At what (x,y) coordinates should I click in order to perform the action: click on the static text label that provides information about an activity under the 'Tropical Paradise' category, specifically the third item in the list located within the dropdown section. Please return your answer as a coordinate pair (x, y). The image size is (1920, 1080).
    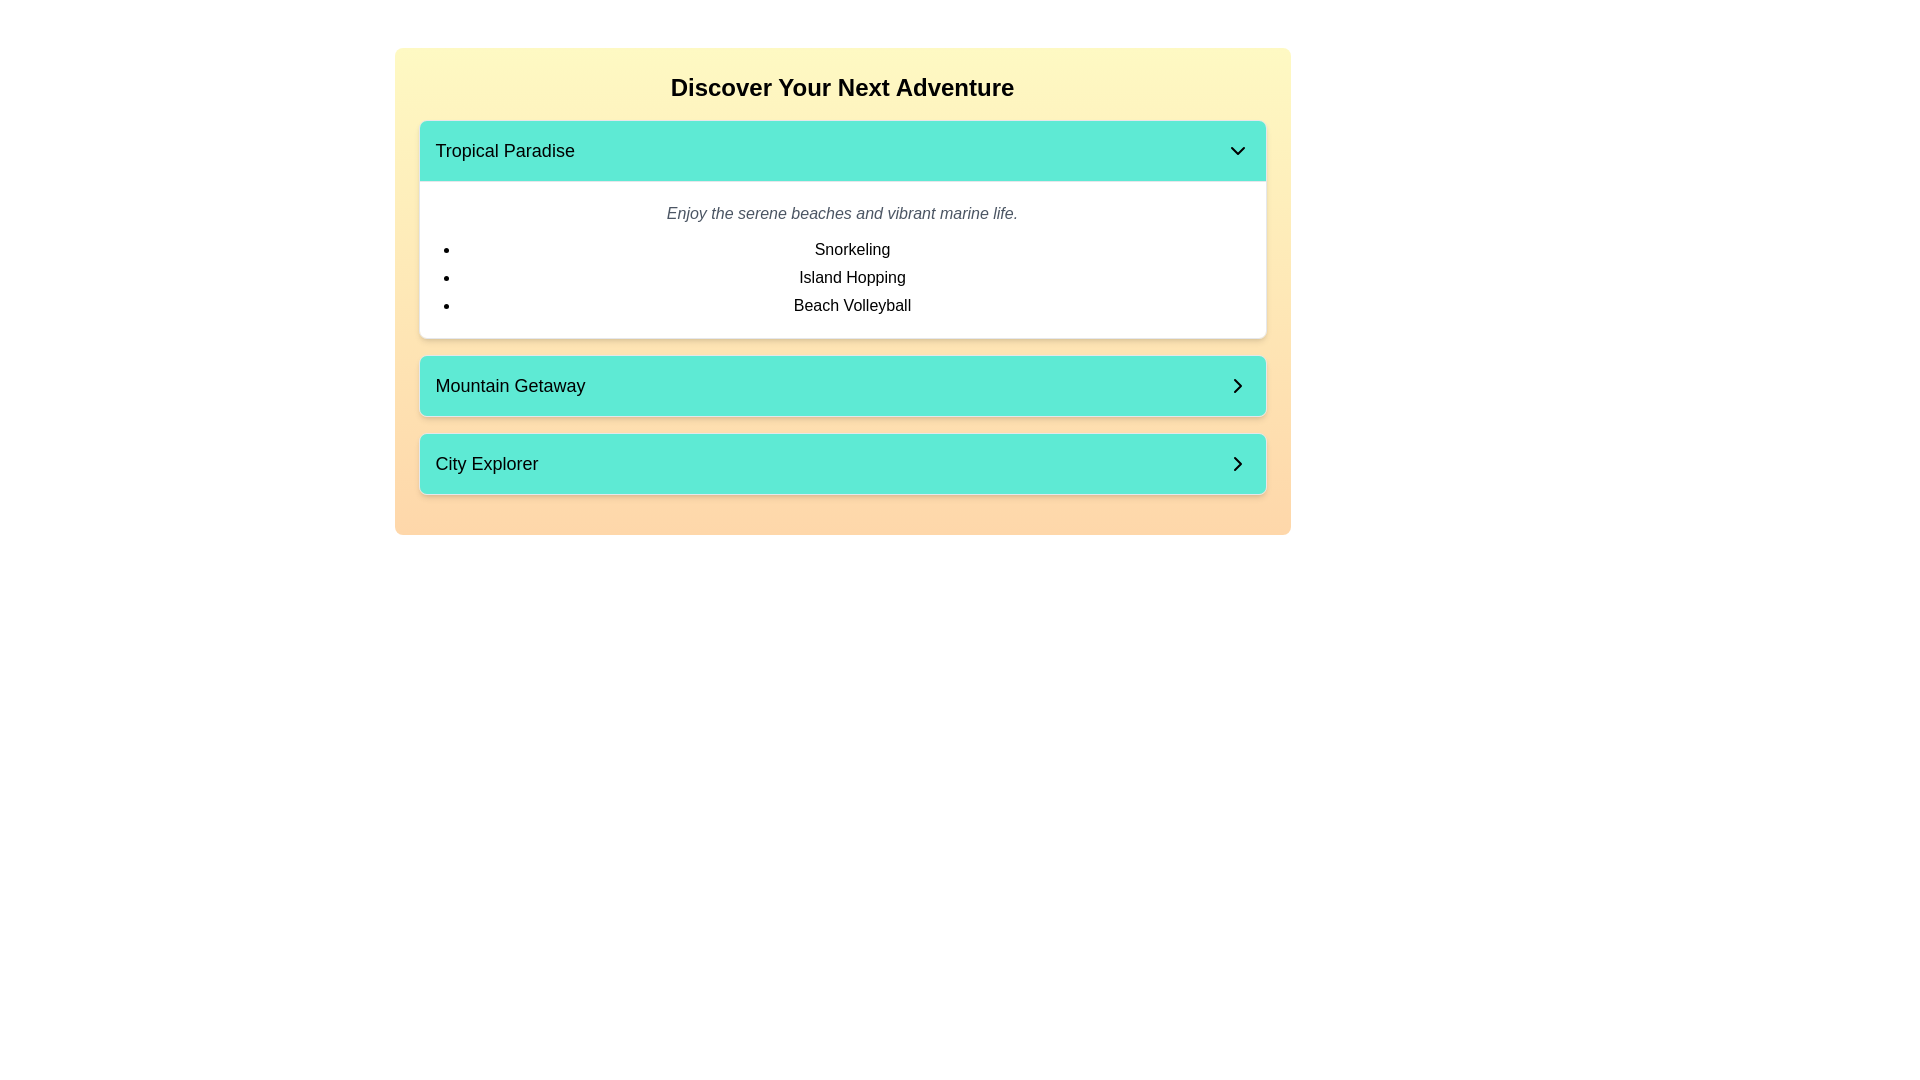
    Looking at the image, I should click on (852, 305).